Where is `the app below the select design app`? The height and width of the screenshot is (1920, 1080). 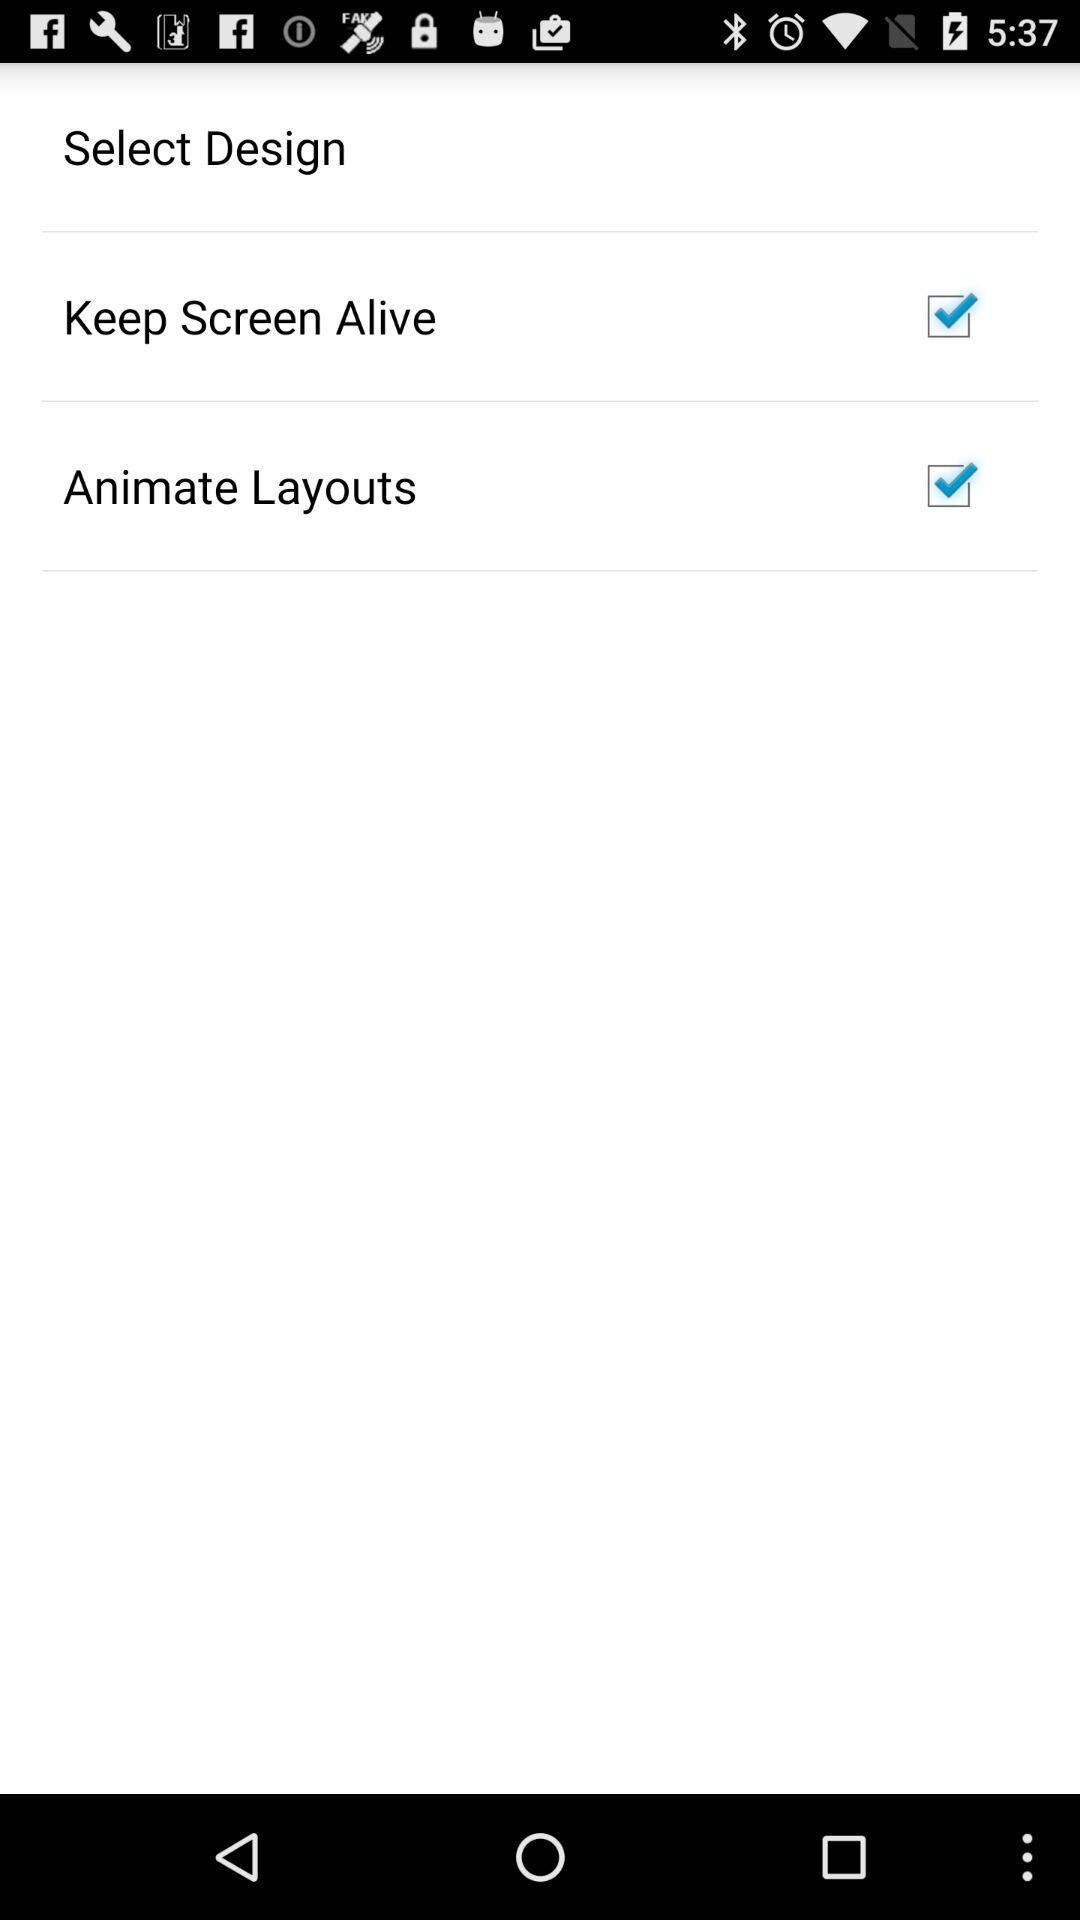
the app below the select design app is located at coordinates (248, 315).